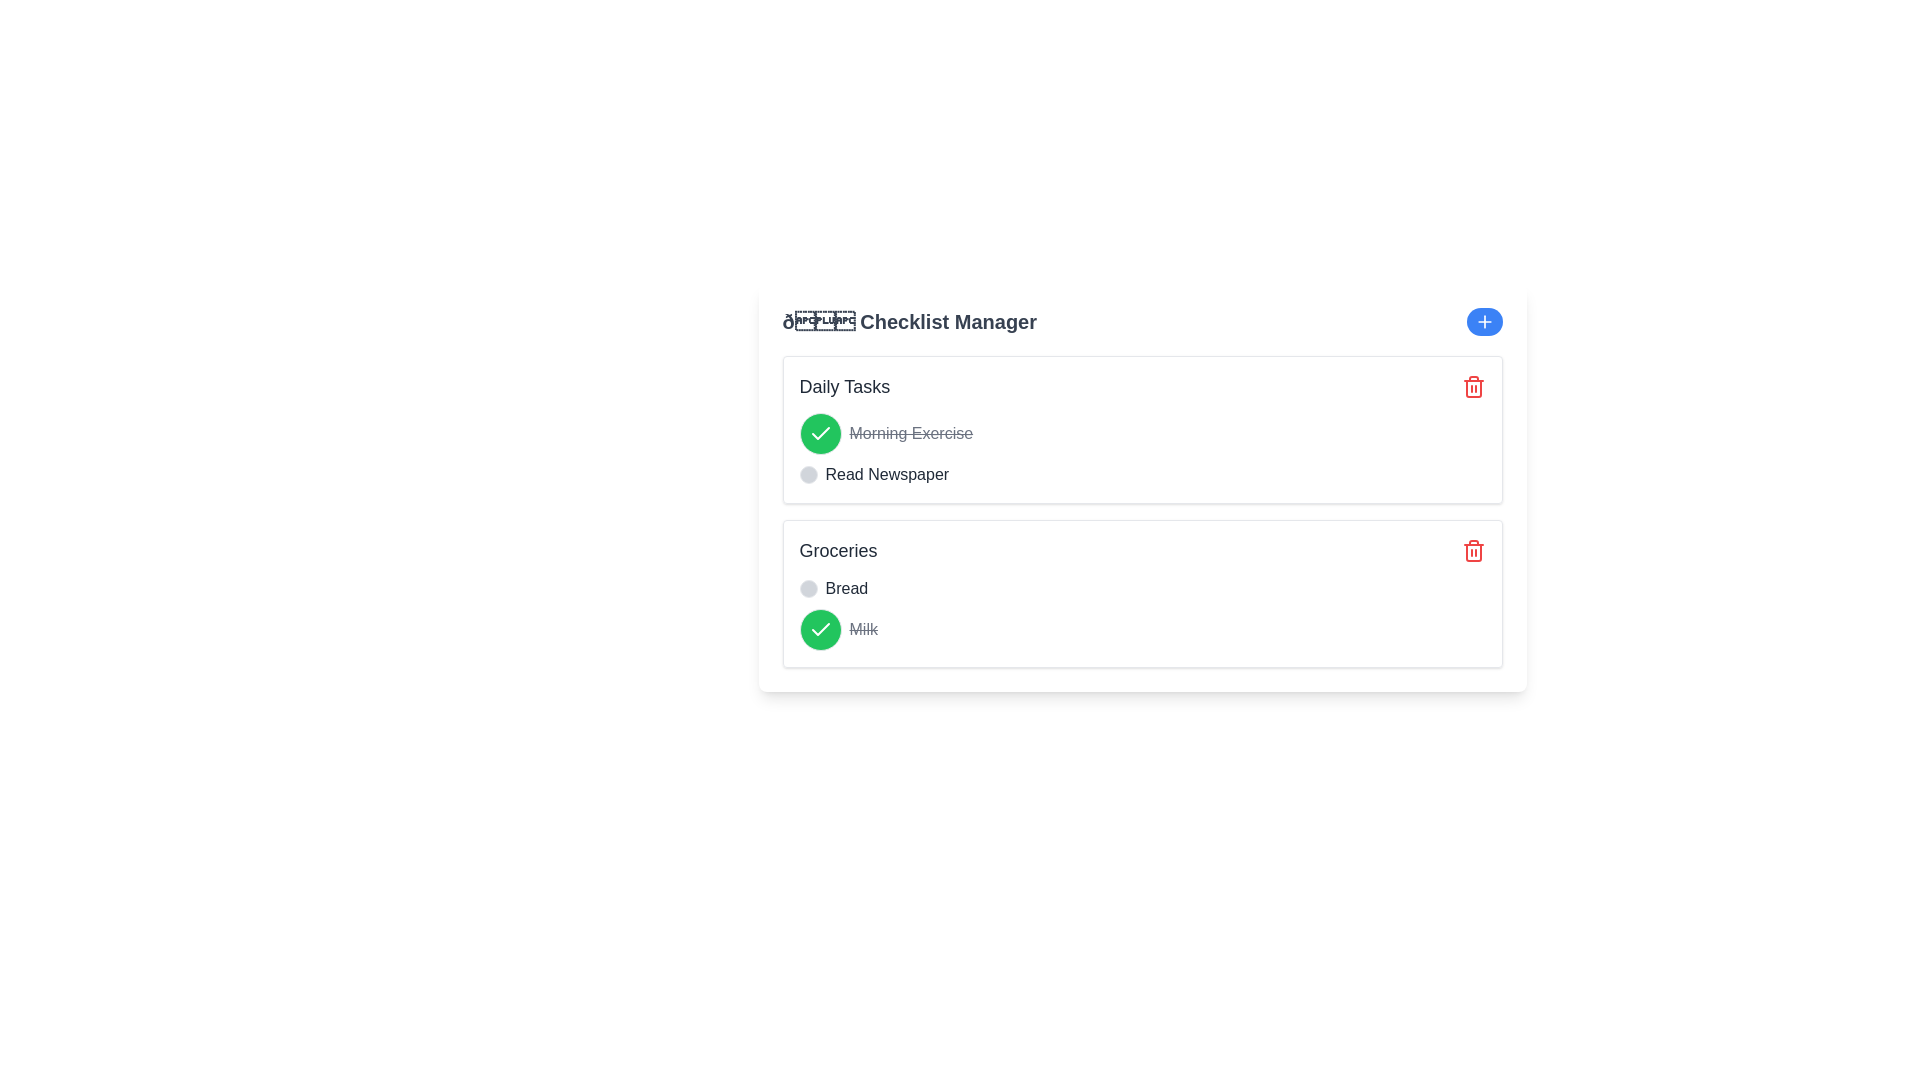  I want to click on the Circular Indicator Button located in the 'Daily Tasks' section, so click(820, 433).